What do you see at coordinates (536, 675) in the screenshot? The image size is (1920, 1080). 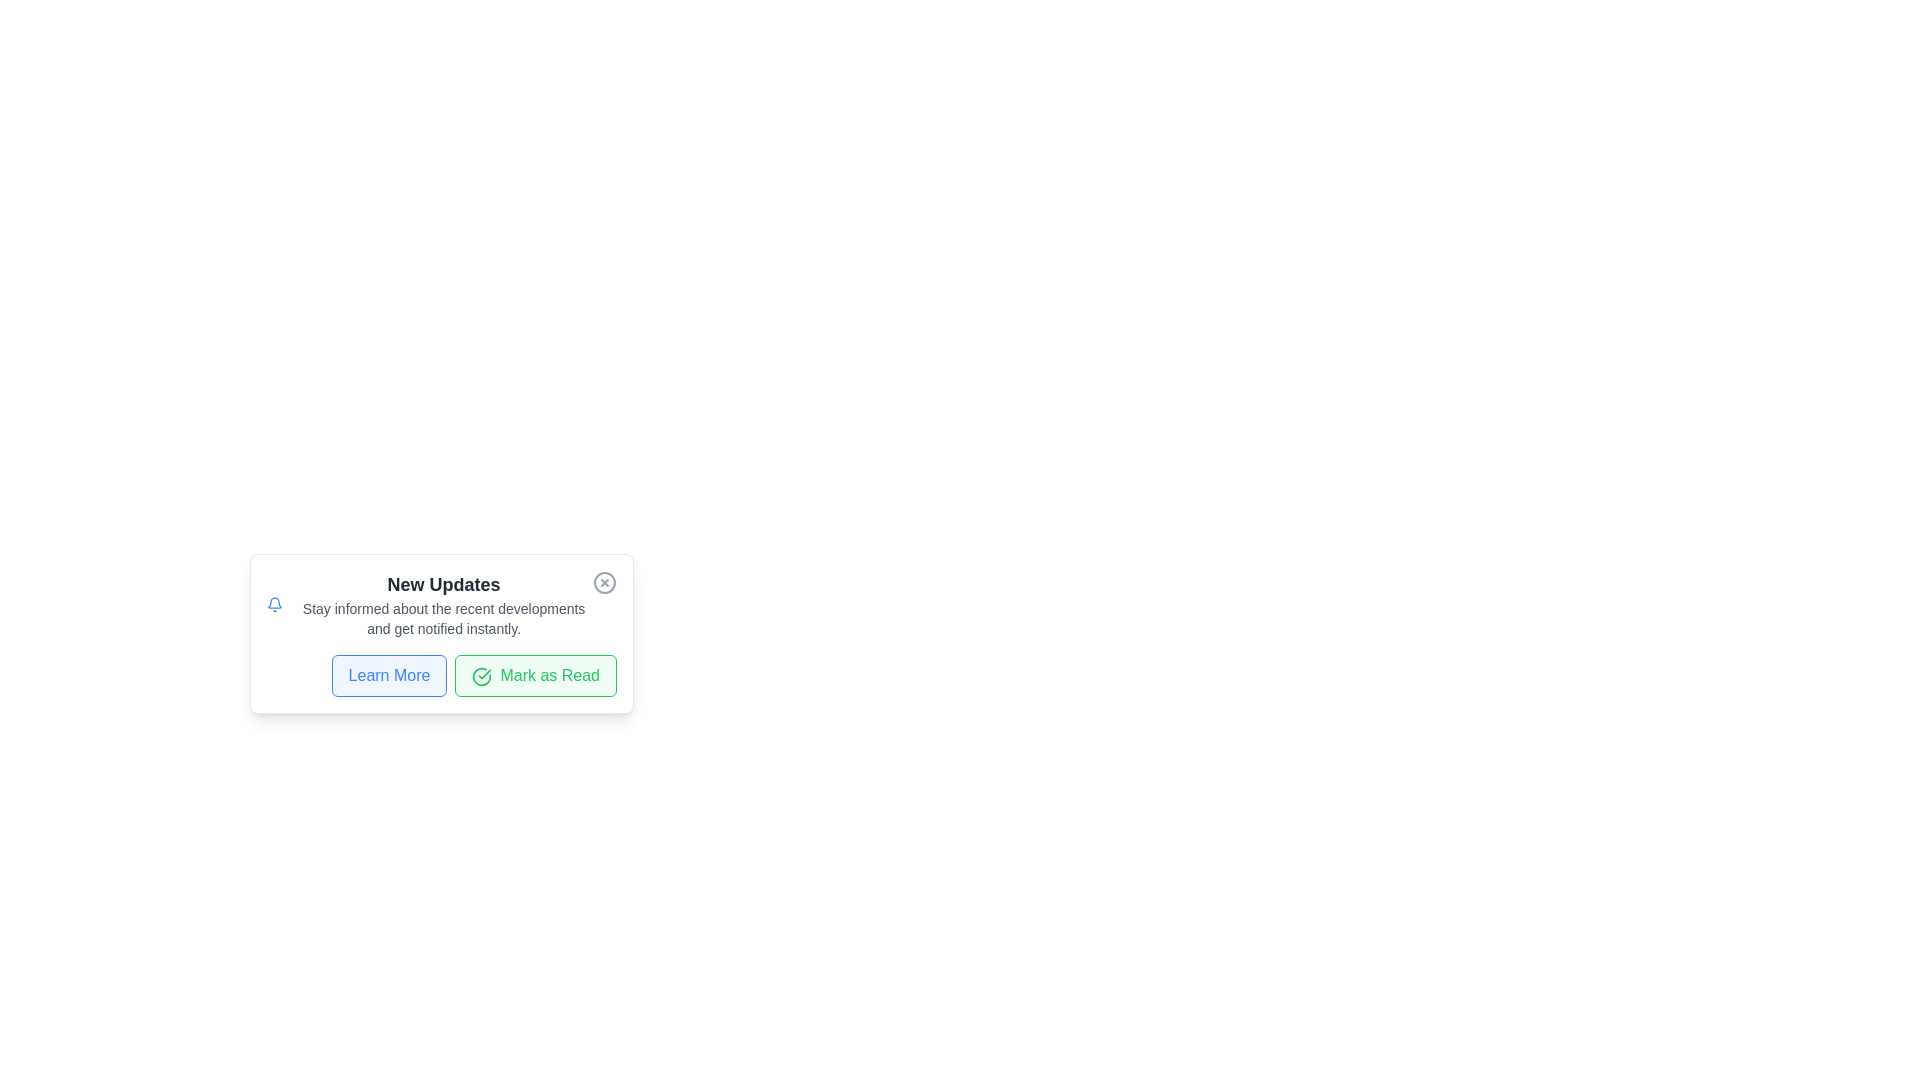 I see `the 'Mark as Read' button with rounded corners, green border, and light green background for keyboard interaction` at bounding box center [536, 675].